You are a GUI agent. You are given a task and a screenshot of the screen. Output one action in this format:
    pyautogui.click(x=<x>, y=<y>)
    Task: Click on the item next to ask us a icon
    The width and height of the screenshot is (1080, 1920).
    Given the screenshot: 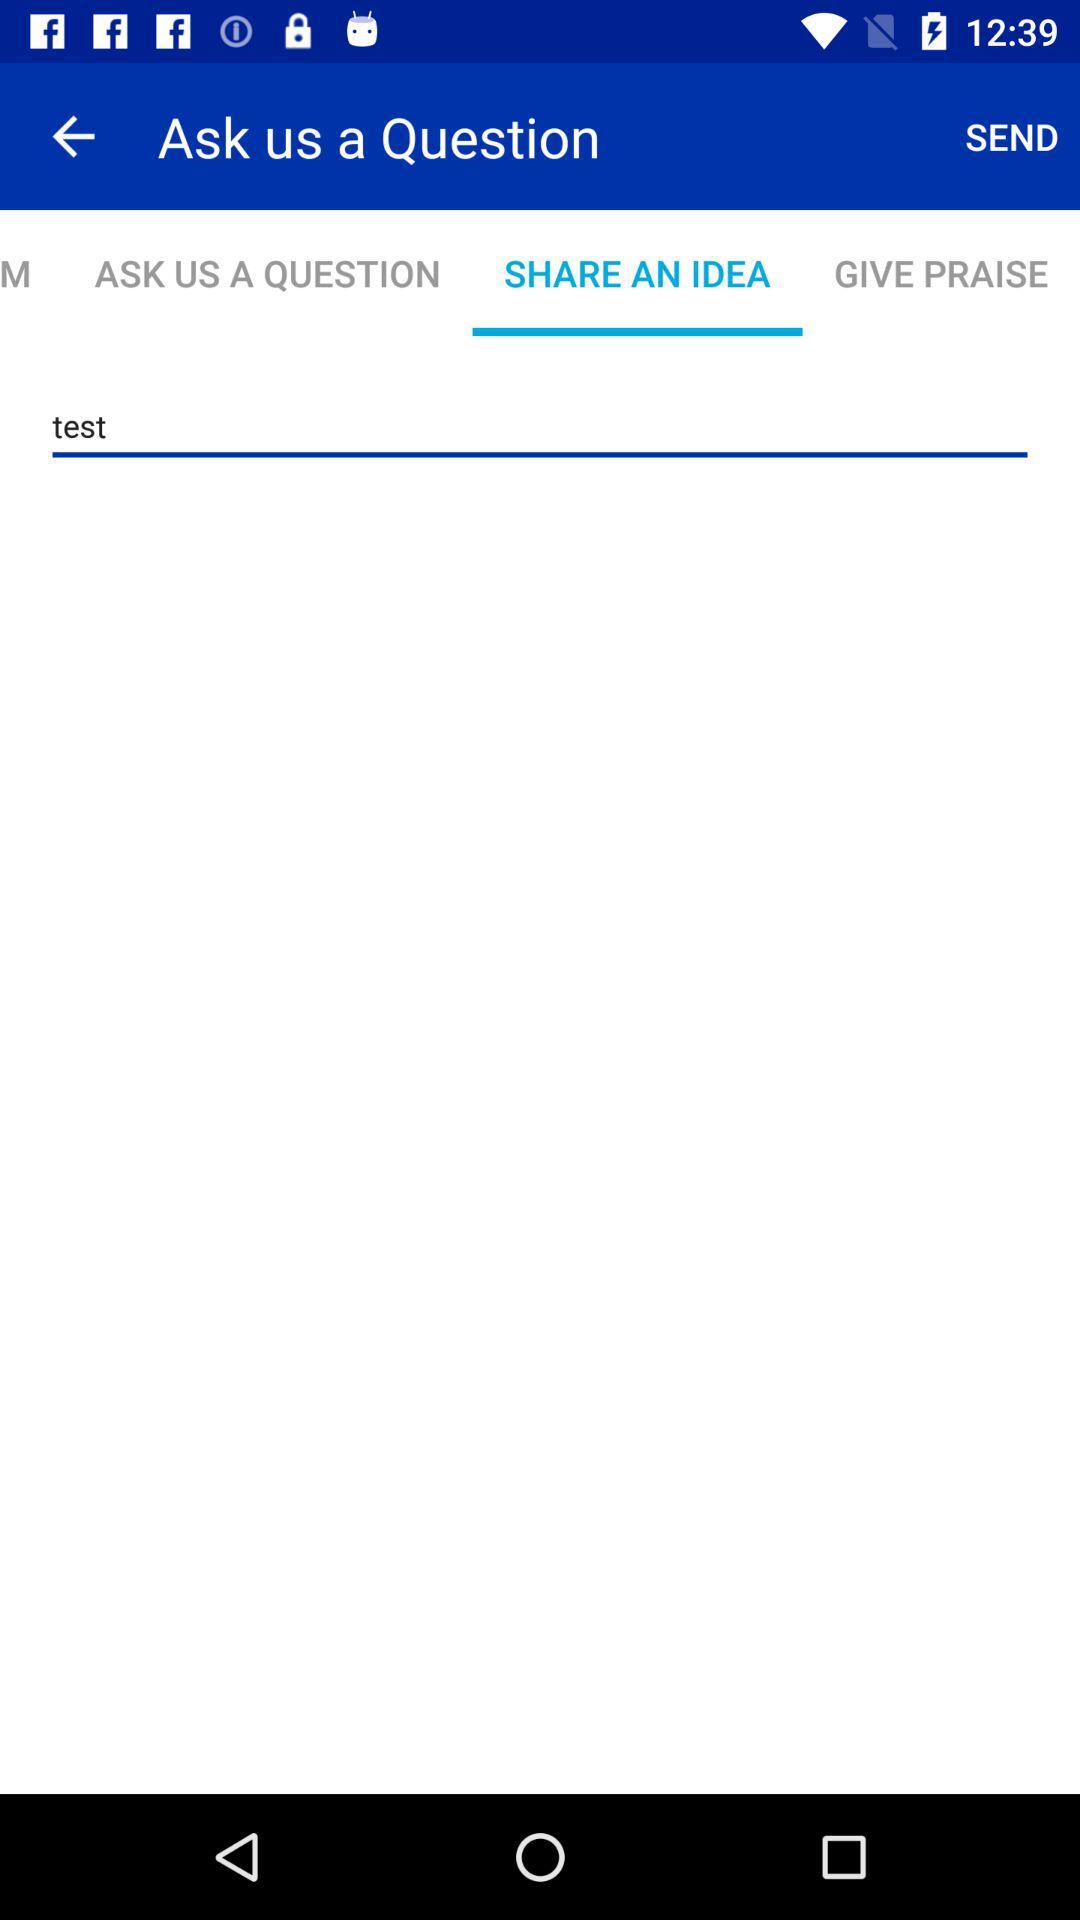 What is the action you would take?
    pyautogui.click(x=1012, y=135)
    